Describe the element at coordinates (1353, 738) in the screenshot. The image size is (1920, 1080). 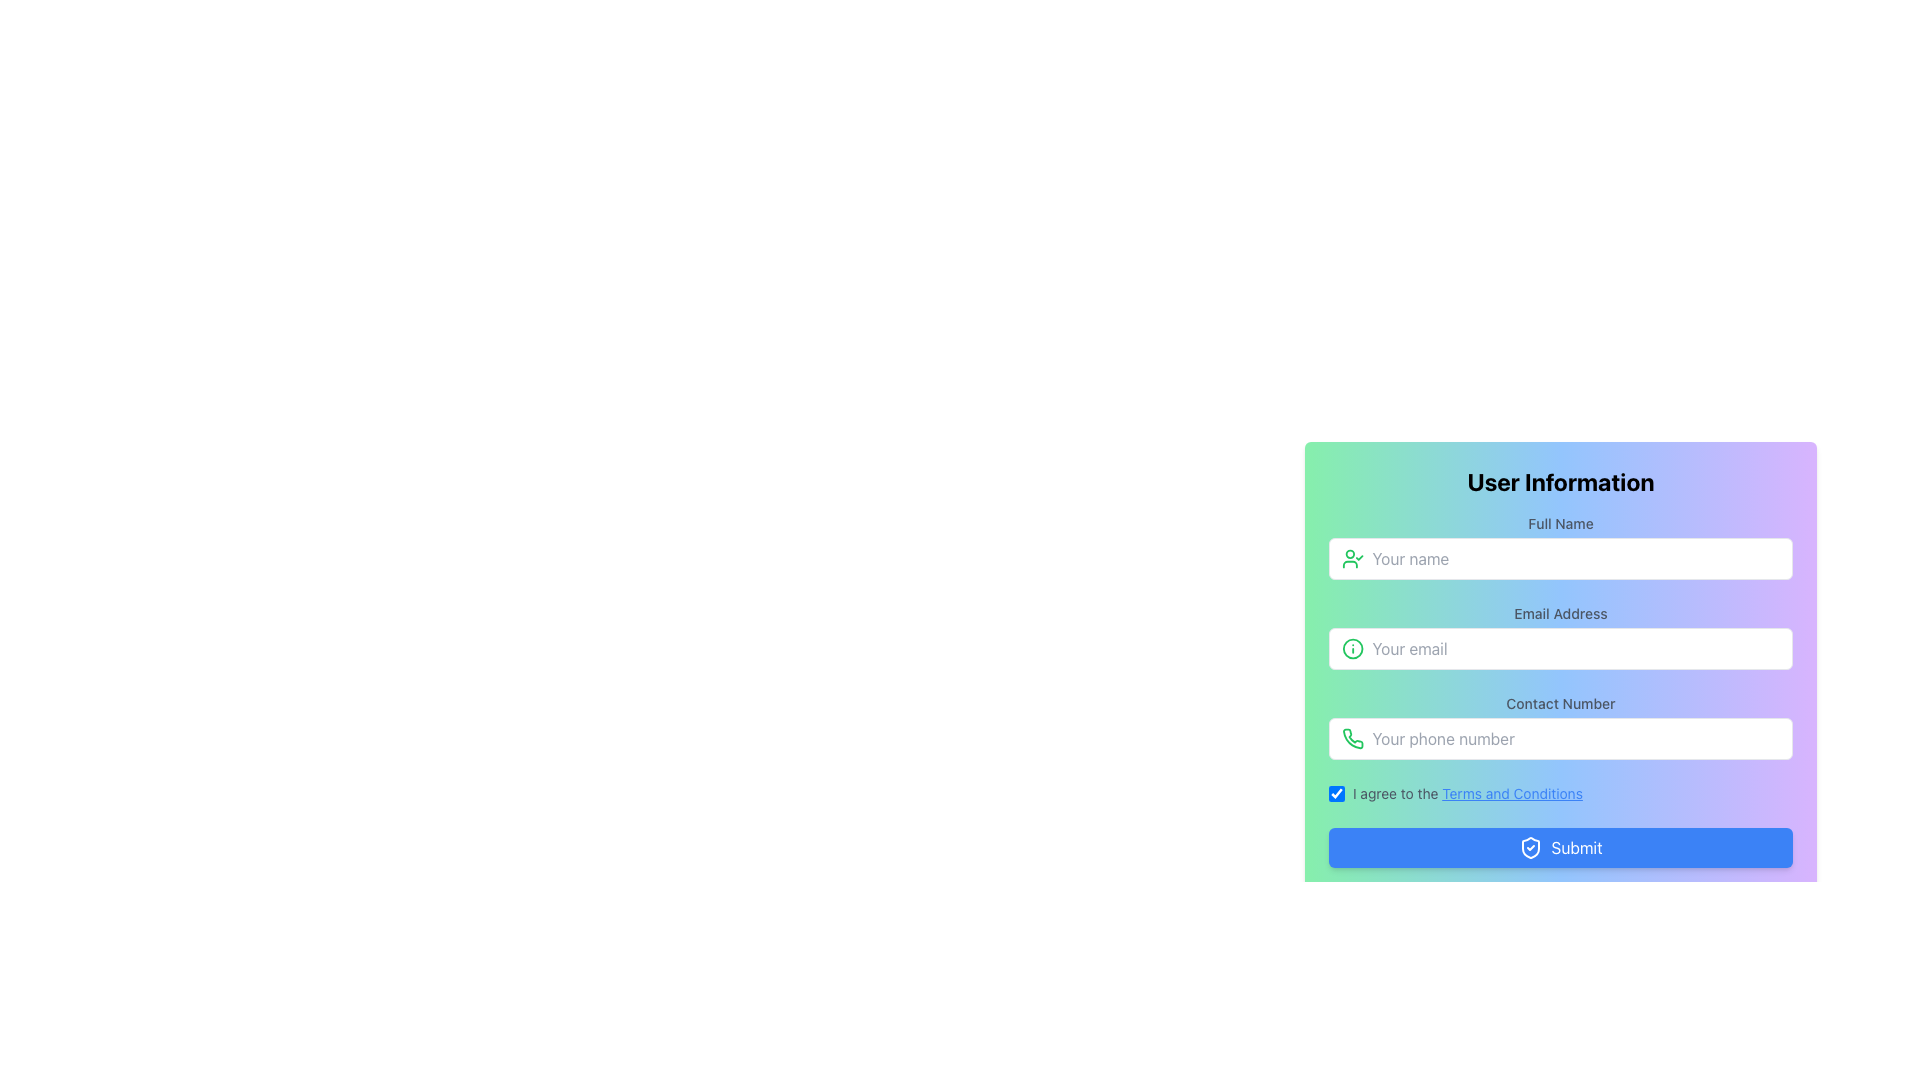
I see `the small green phone icon located to the left of the 'Your phone number' input field in the 'User Information' form` at that location.